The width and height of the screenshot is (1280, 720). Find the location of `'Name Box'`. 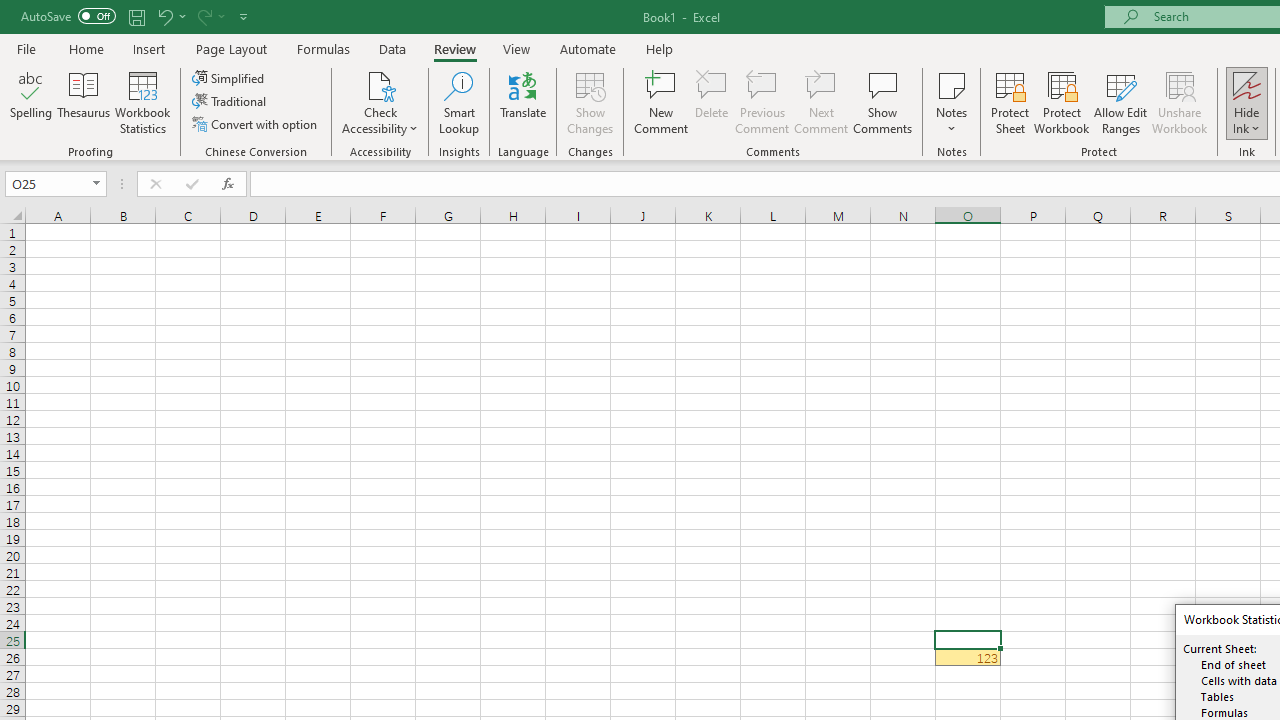

'Name Box' is located at coordinates (47, 183).